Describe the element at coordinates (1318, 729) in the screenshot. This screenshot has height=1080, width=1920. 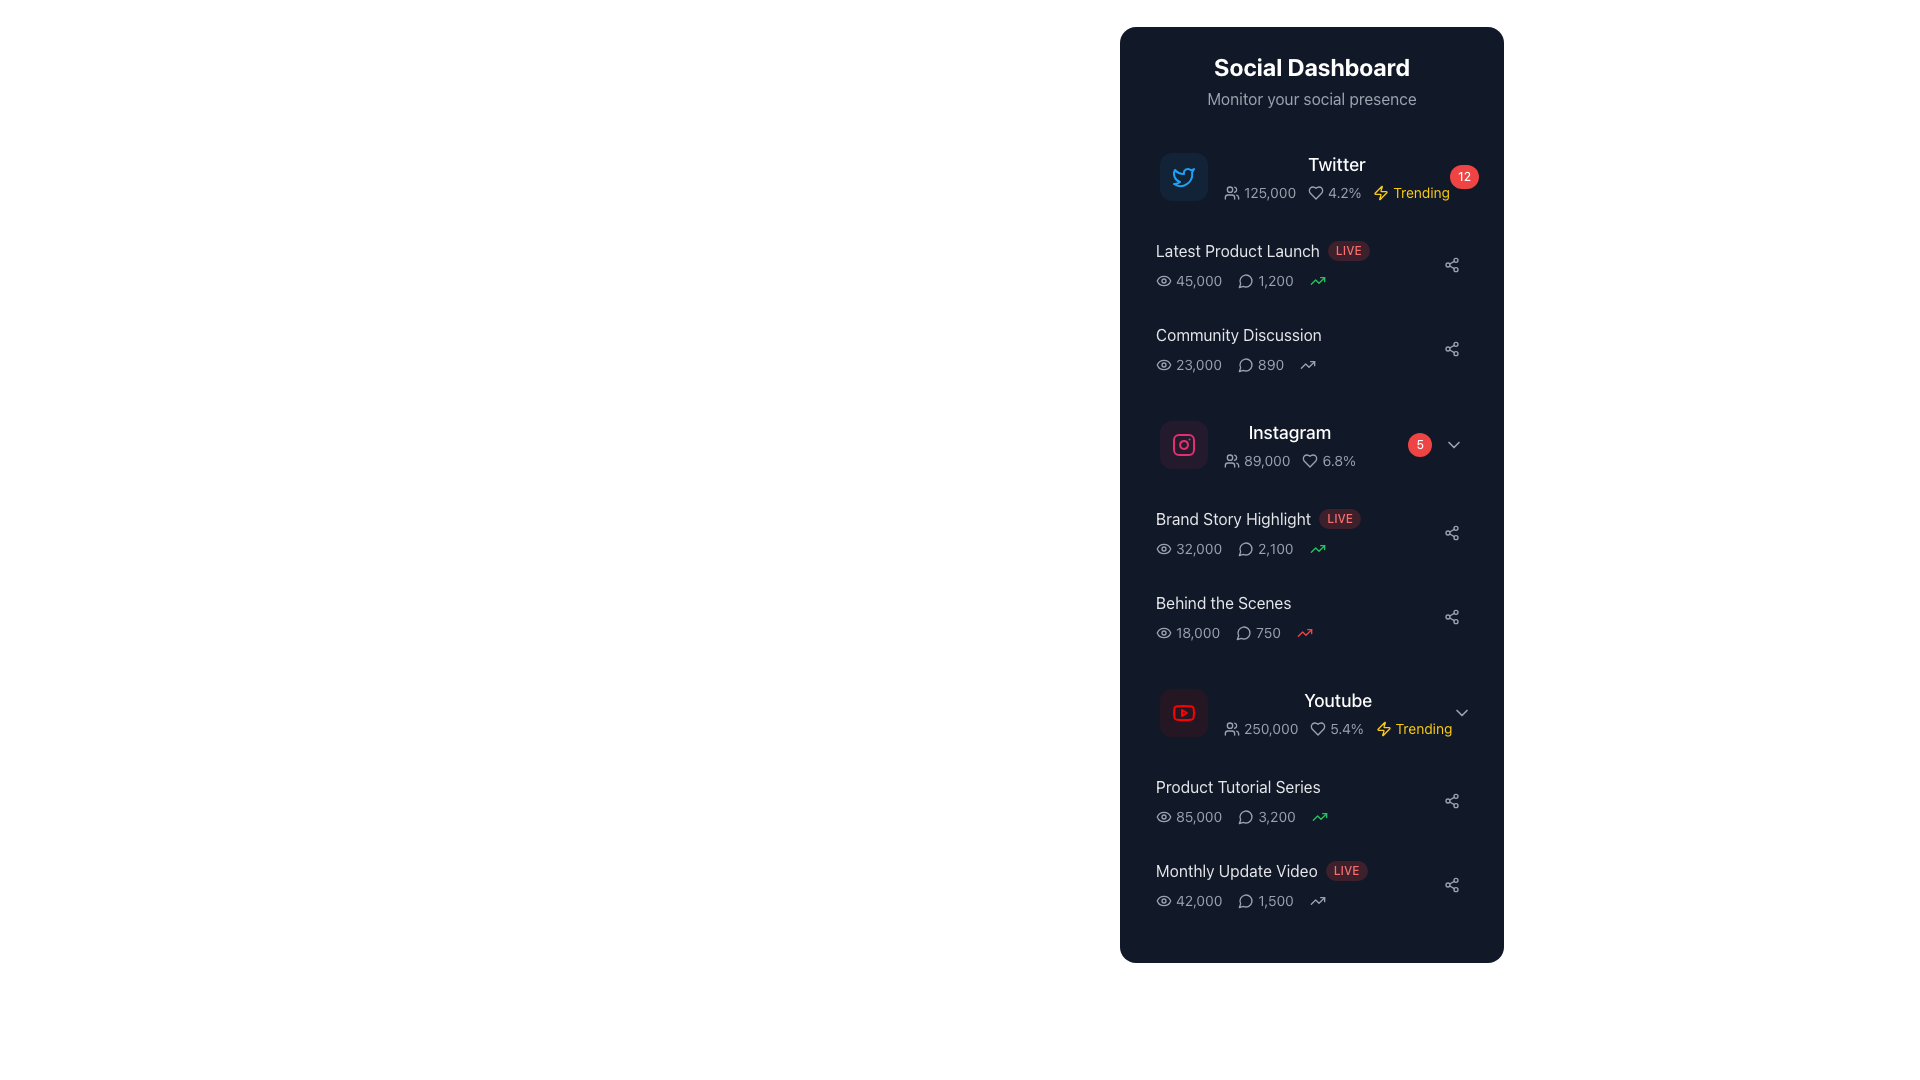
I see `the heart icon representing the 'like' feature in the Youtube list item on the social dashboard, positioned before the text '5.4%'` at that location.